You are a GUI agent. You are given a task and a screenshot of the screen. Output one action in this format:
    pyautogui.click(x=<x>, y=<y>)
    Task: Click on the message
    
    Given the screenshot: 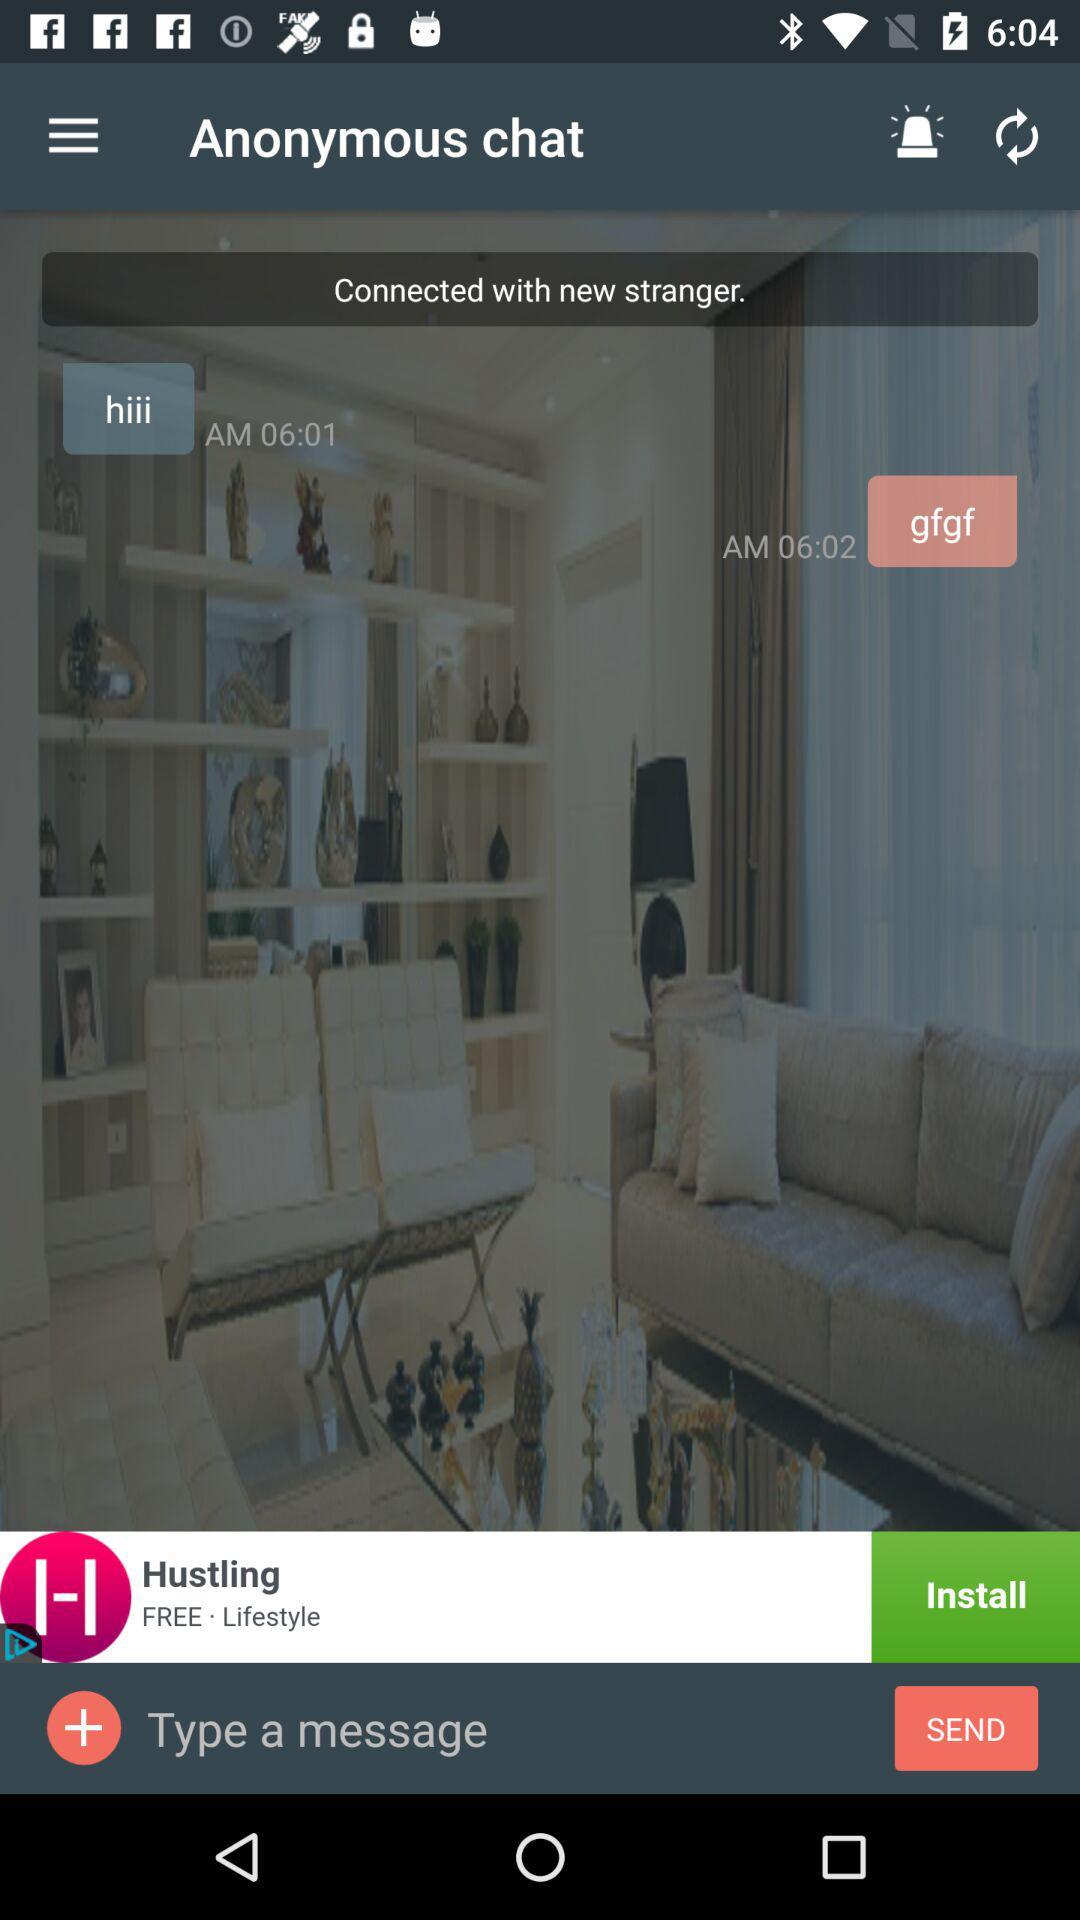 What is the action you would take?
    pyautogui.click(x=83, y=1727)
    